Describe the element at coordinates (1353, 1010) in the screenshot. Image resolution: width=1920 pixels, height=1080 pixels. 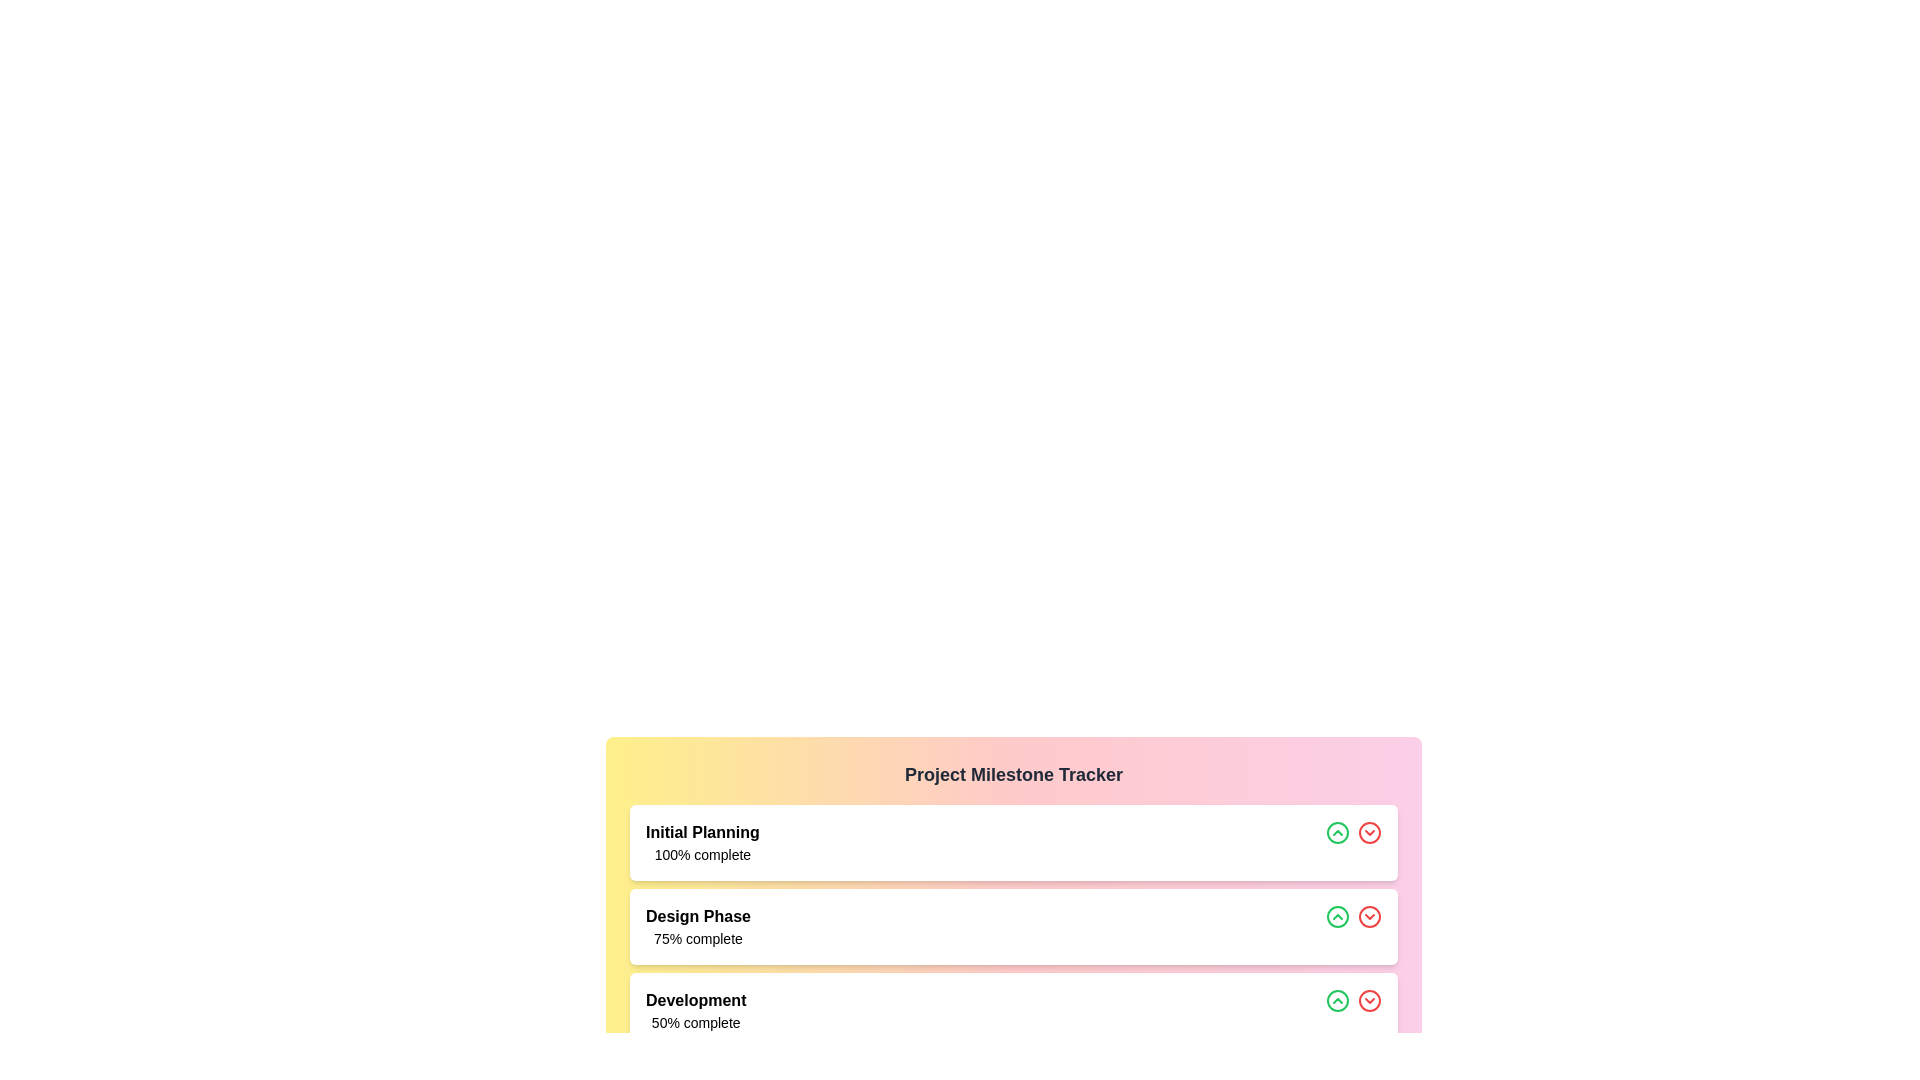
I see `the upward chevron icon button, which is part of a pair of circular buttons located at the far right of the 'Development 50% complete' row` at that location.